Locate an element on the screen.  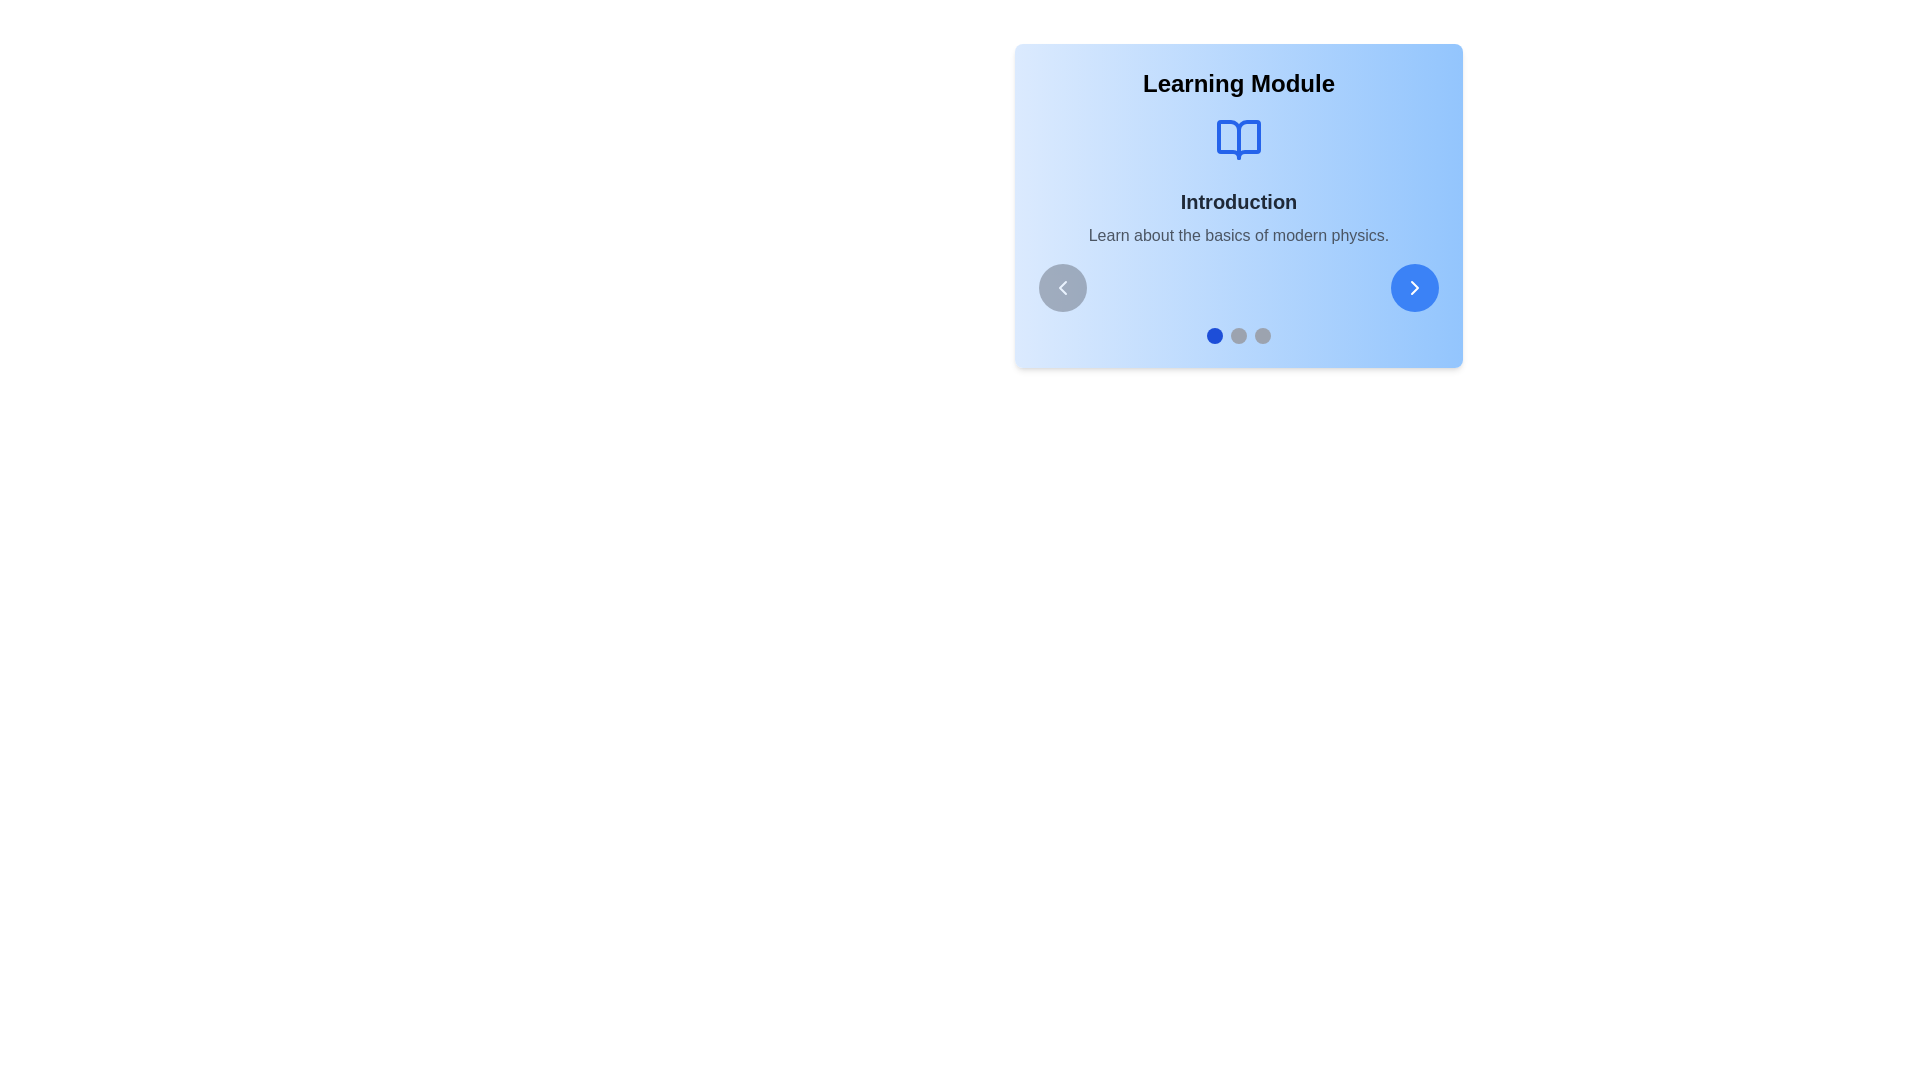
the blue outlined open book icon centered at the top of the module card, located above the text 'Introduction' and below the header 'Learning Module' is located at coordinates (1237, 138).